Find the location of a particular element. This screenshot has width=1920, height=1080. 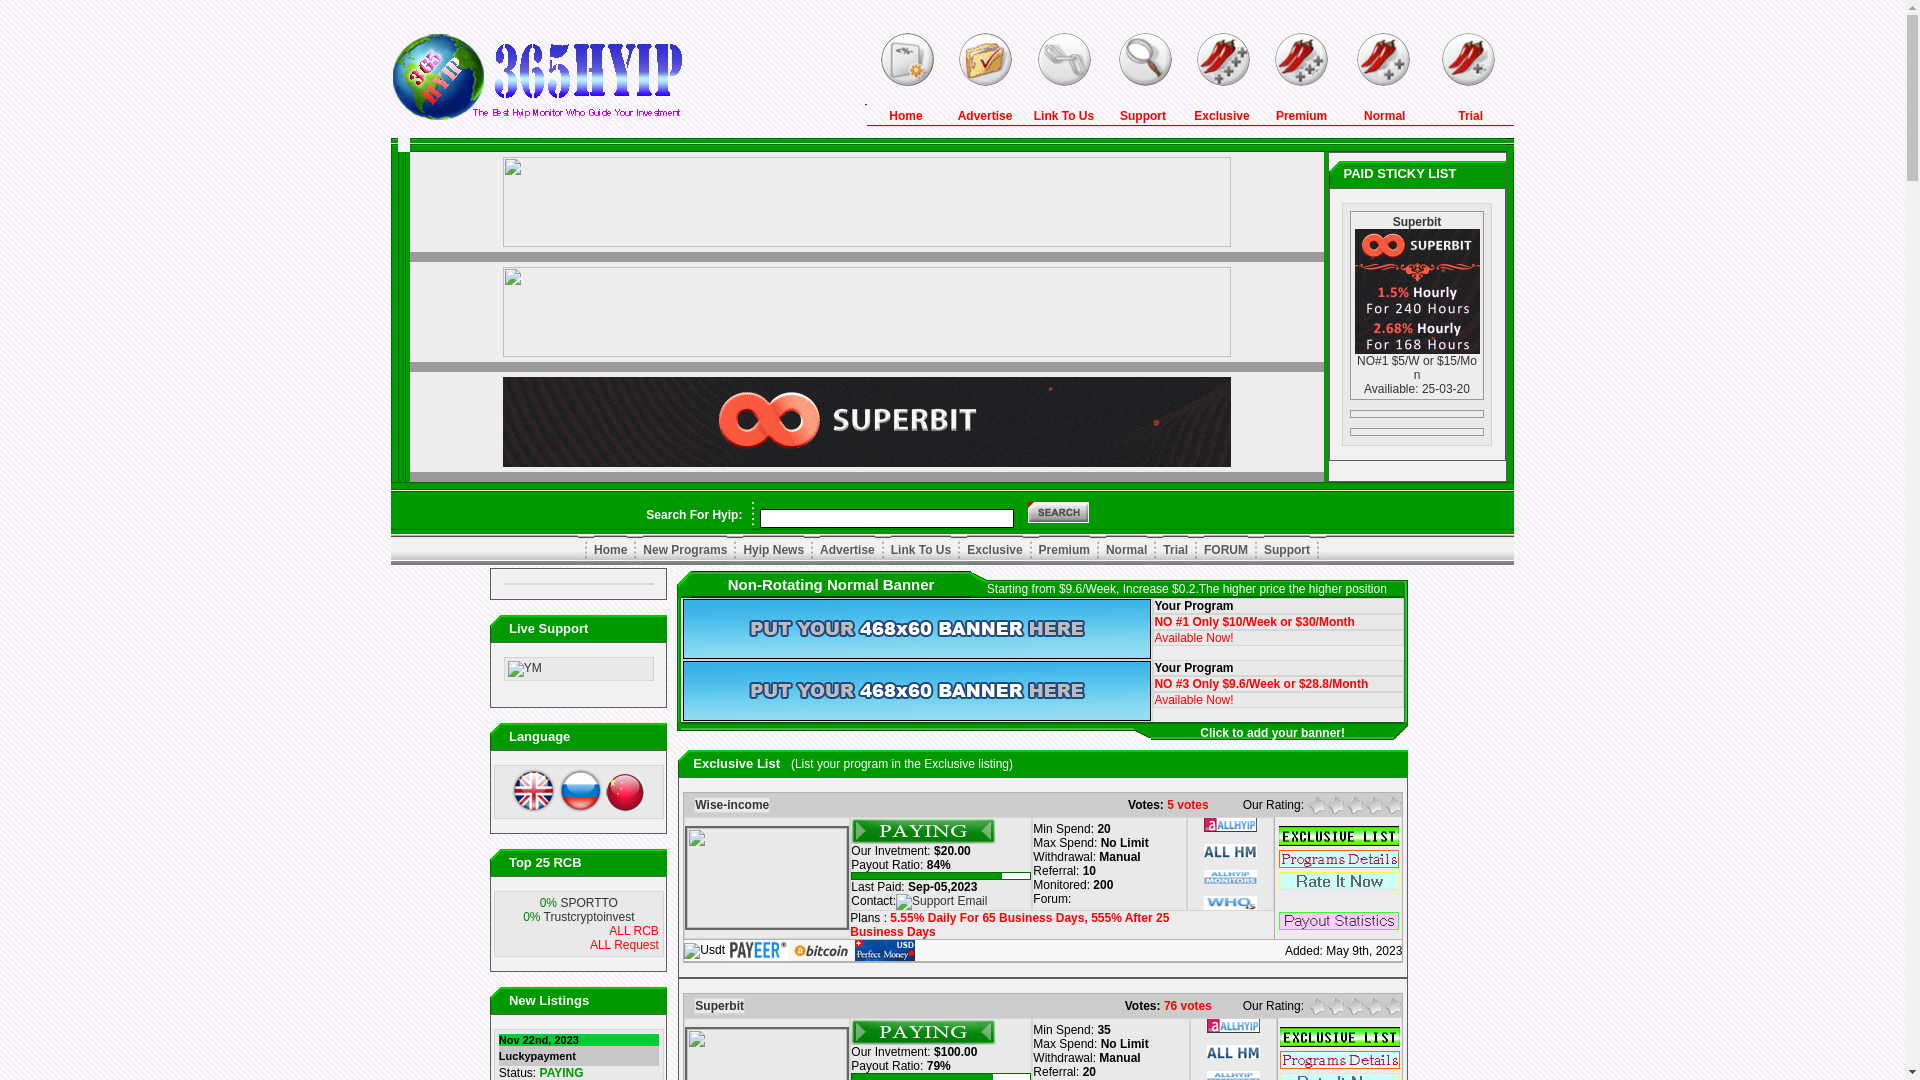

'NO #1 Only $10/Week or $30/Month' is located at coordinates (1153, 620).